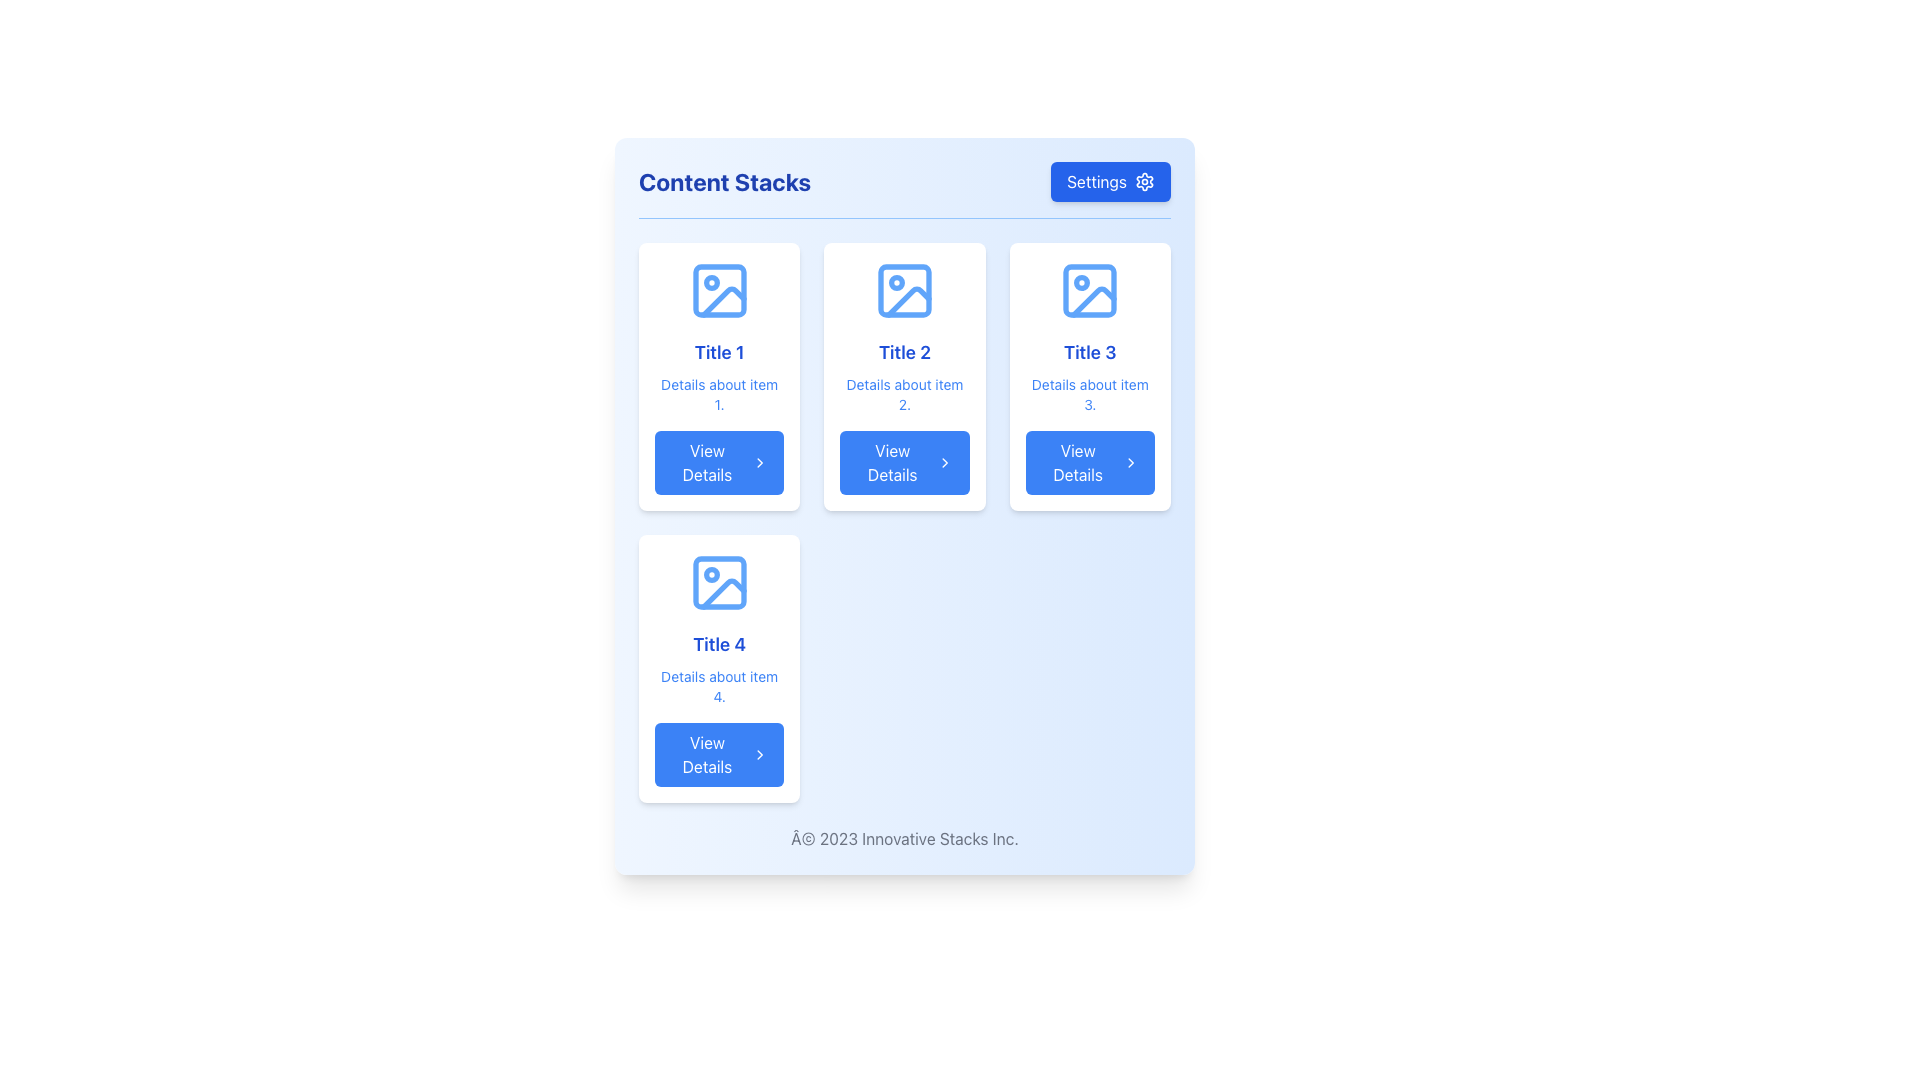 The width and height of the screenshot is (1920, 1080). Describe the element at coordinates (896, 282) in the screenshot. I see `the SVG circle element located inside the second card labeled 'Title 2' in the grid of items, part of the icon at the top of the card` at that location.